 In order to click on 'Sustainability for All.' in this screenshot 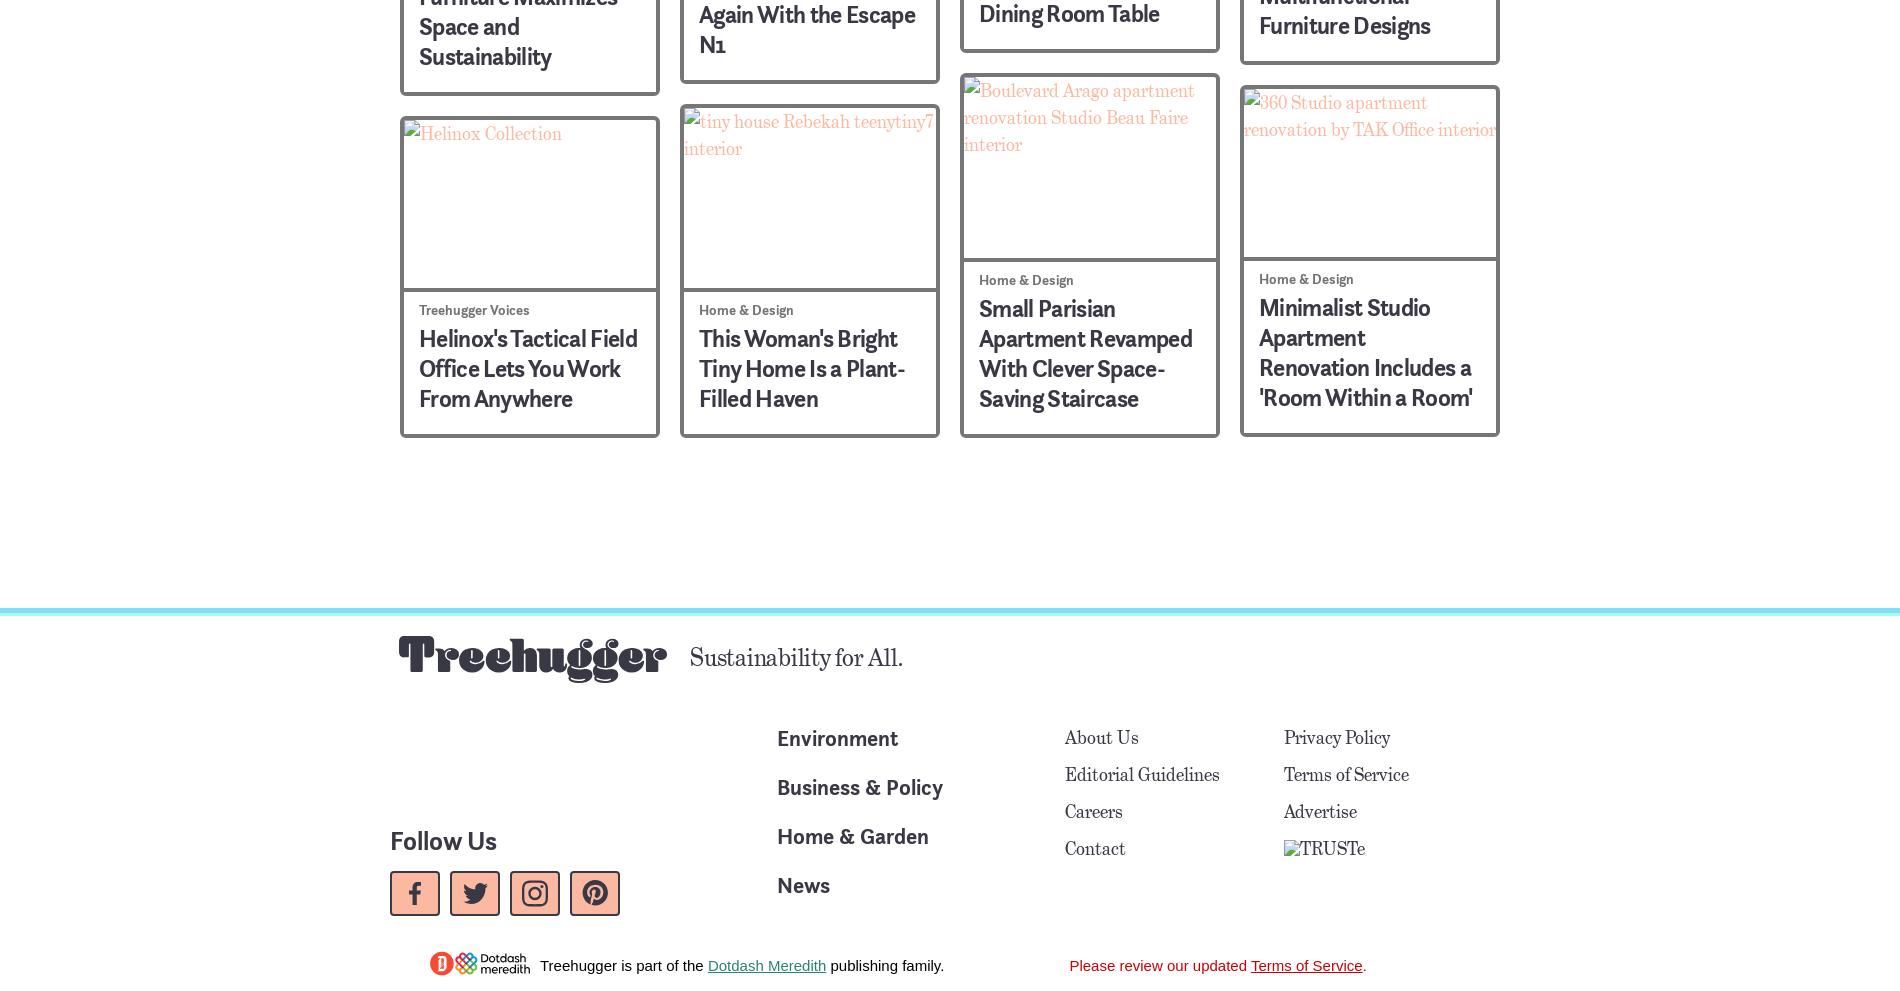, I will do `click(794, 655)`.